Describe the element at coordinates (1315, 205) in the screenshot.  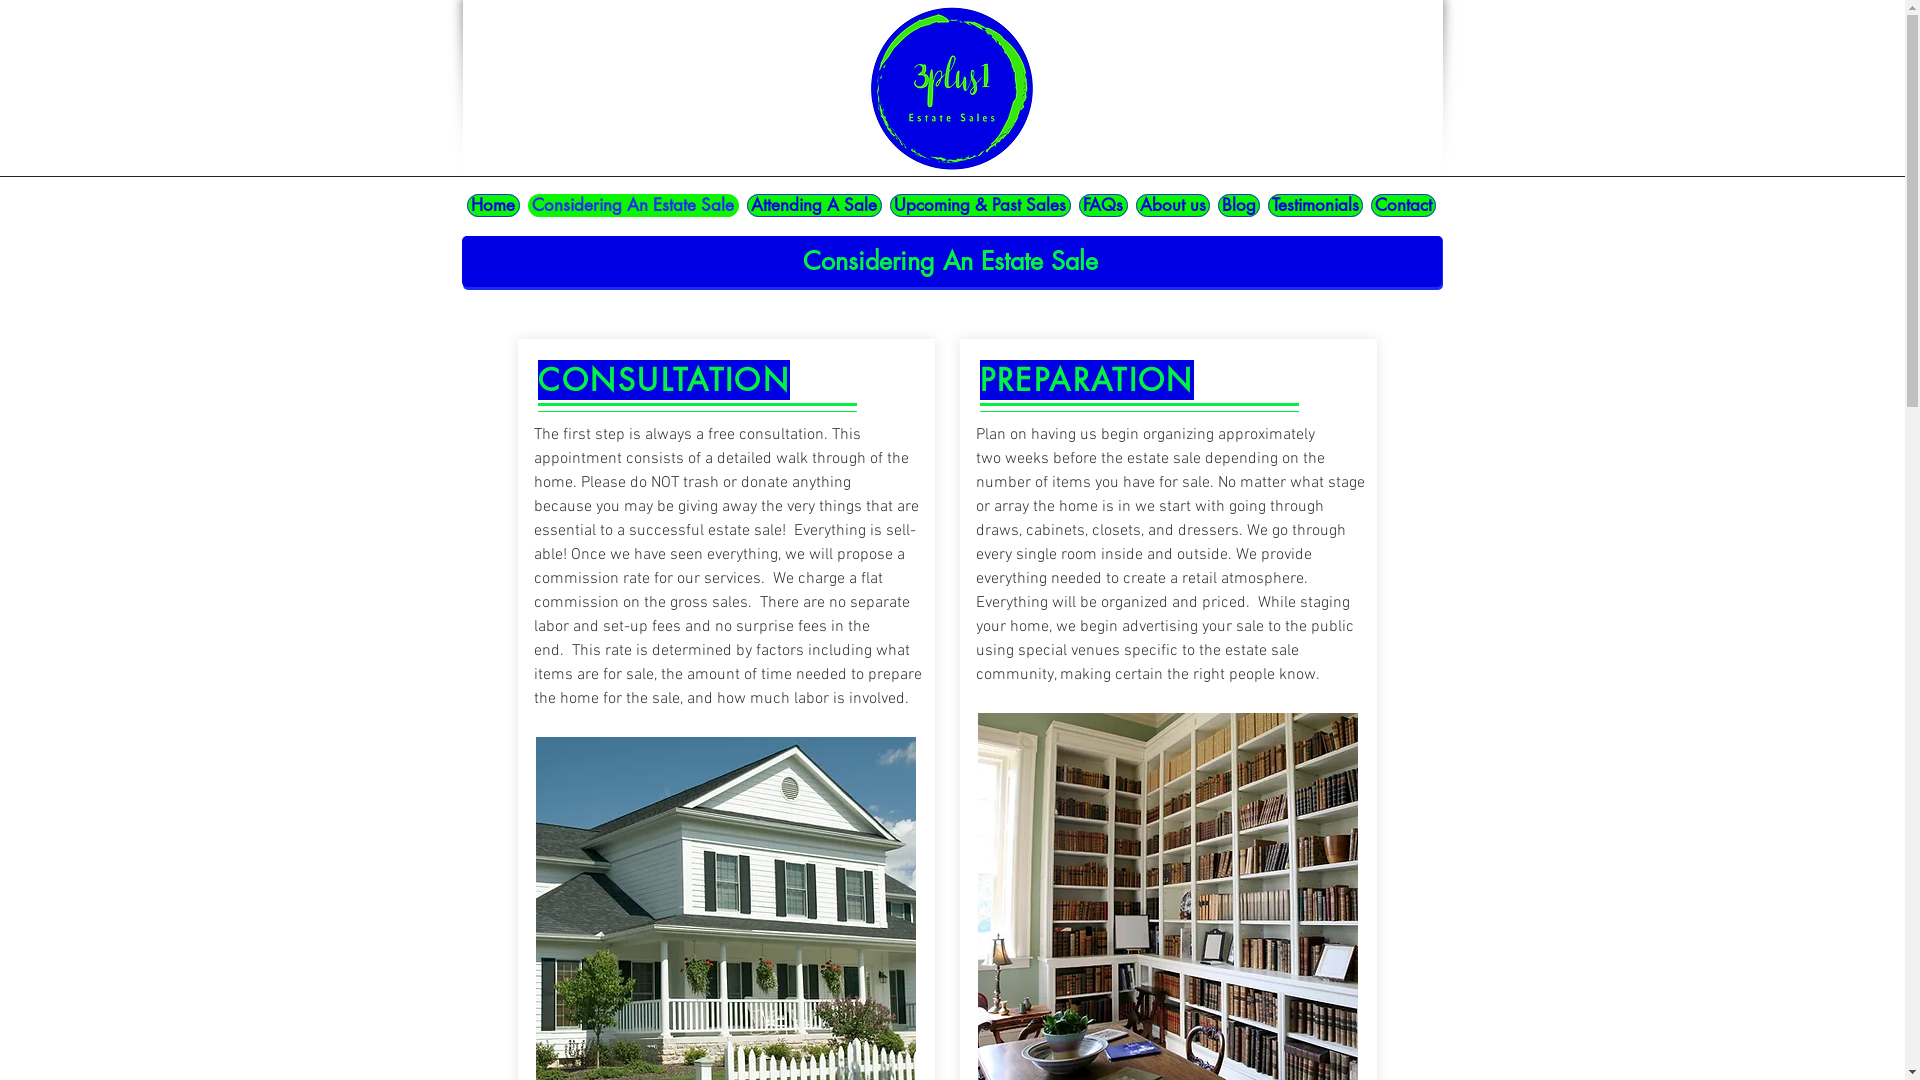
I see `'Testimonials'` at that location.